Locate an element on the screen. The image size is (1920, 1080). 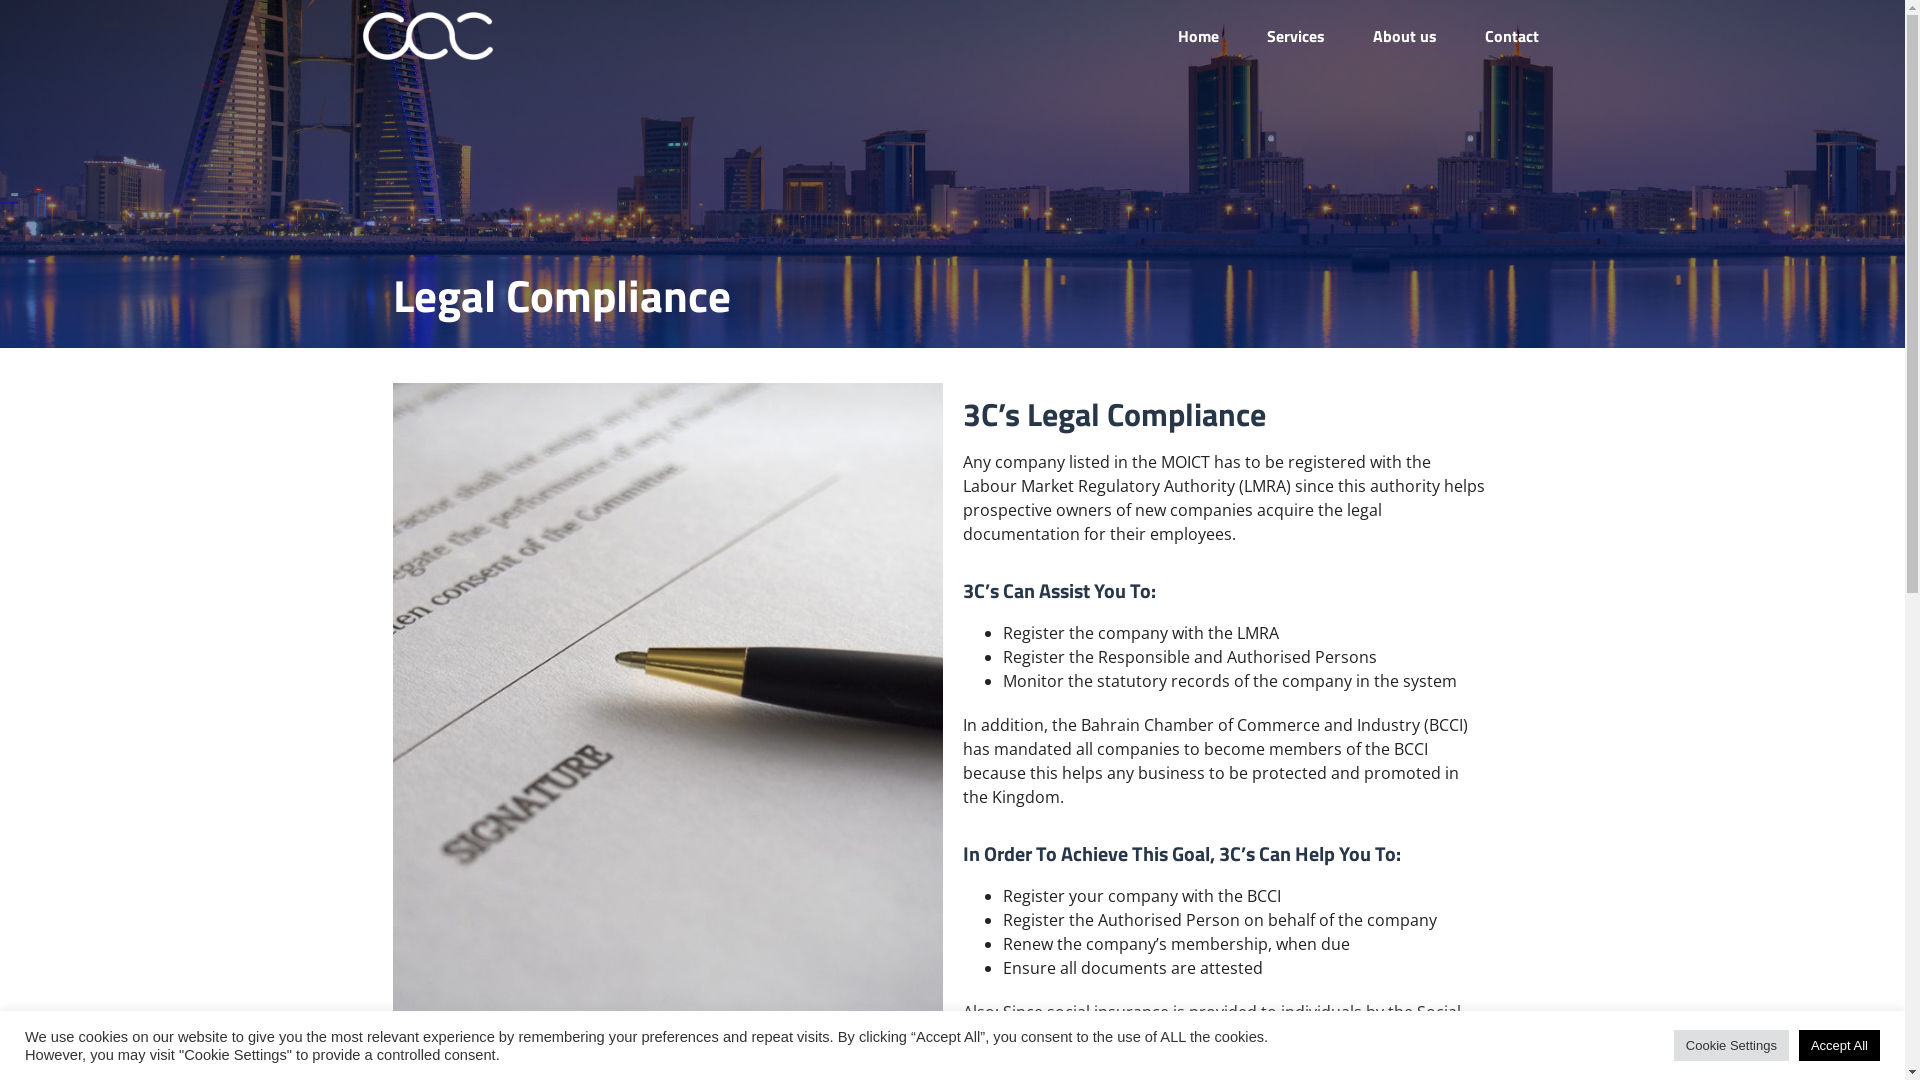
'About us' is located at coordinates (1367, 35).